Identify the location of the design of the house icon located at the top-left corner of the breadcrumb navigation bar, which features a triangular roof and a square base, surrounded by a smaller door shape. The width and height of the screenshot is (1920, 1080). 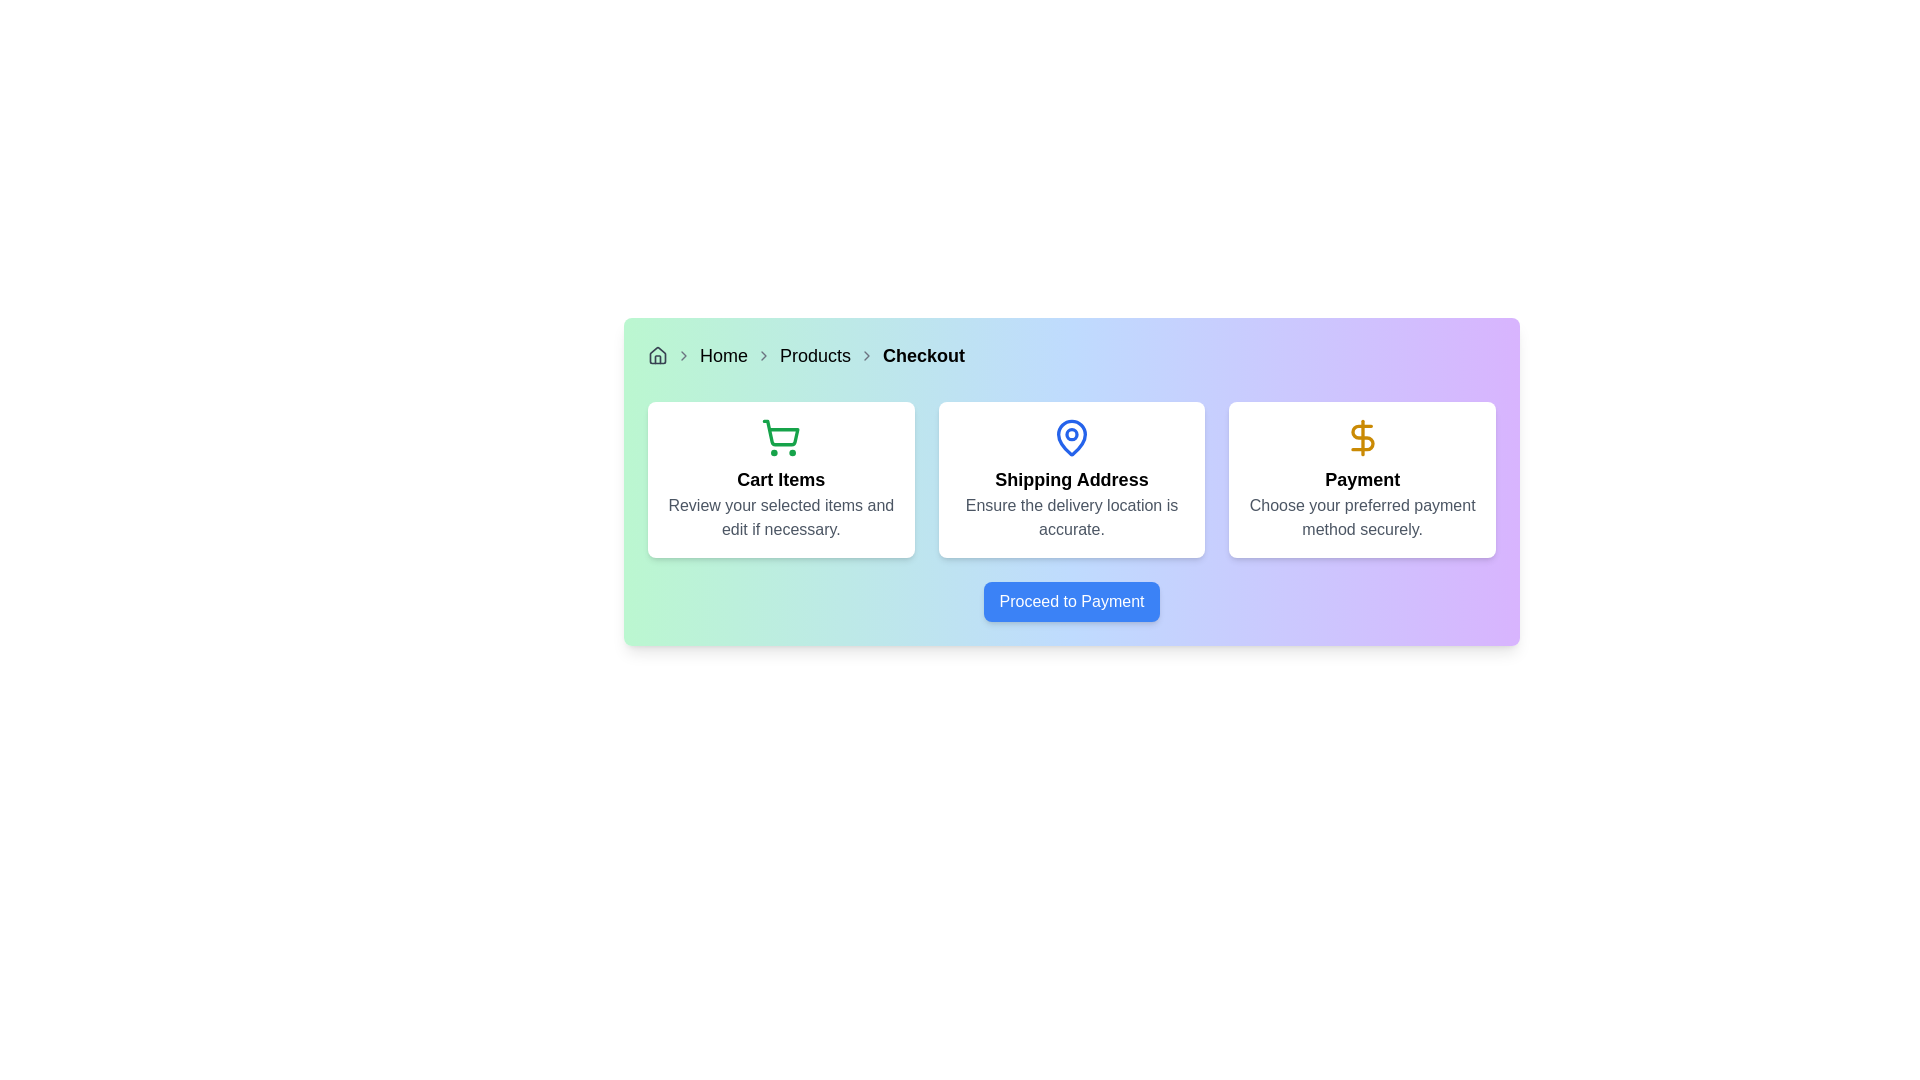
(657, 353).